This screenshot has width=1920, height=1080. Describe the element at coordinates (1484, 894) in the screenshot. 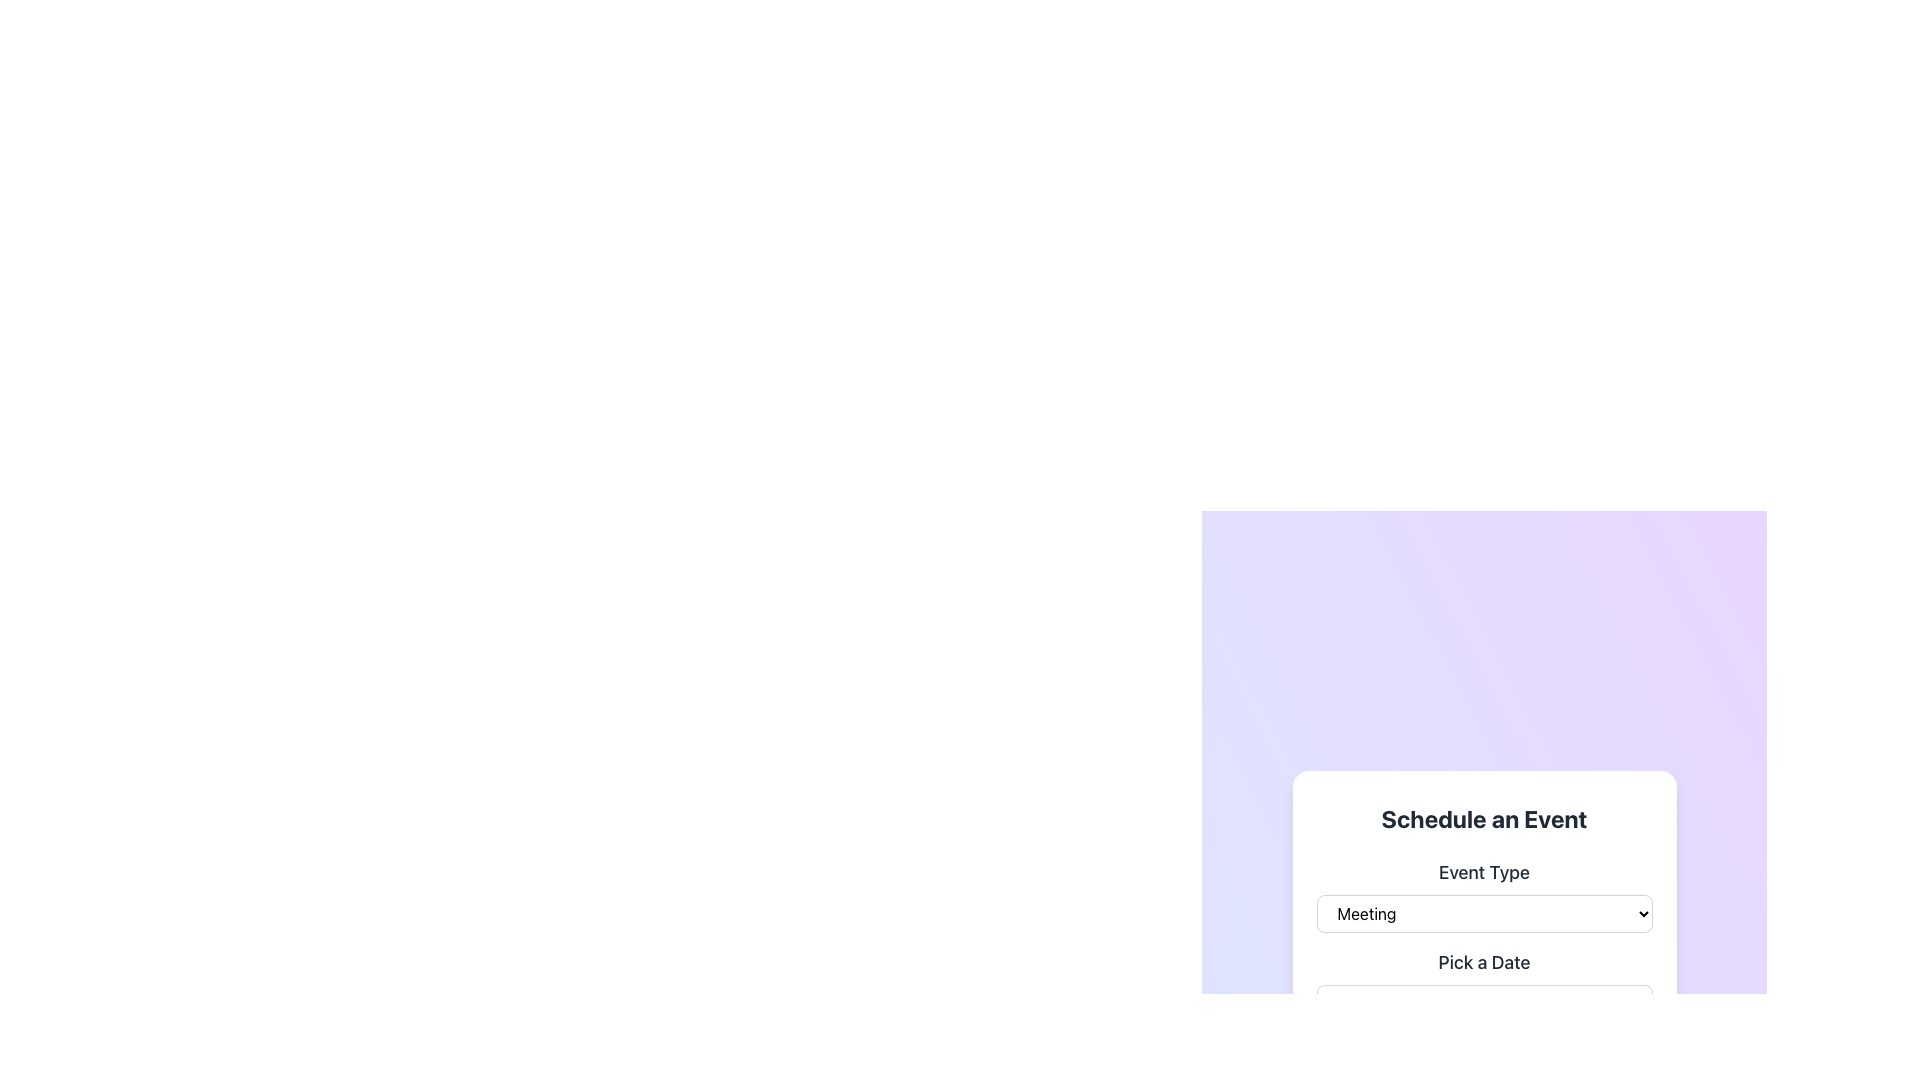

I see `an option from the Dropdown menu for categorizing an event, located in the 'Schedule an Event' modal above the 'Pick a Date' section` at that location.